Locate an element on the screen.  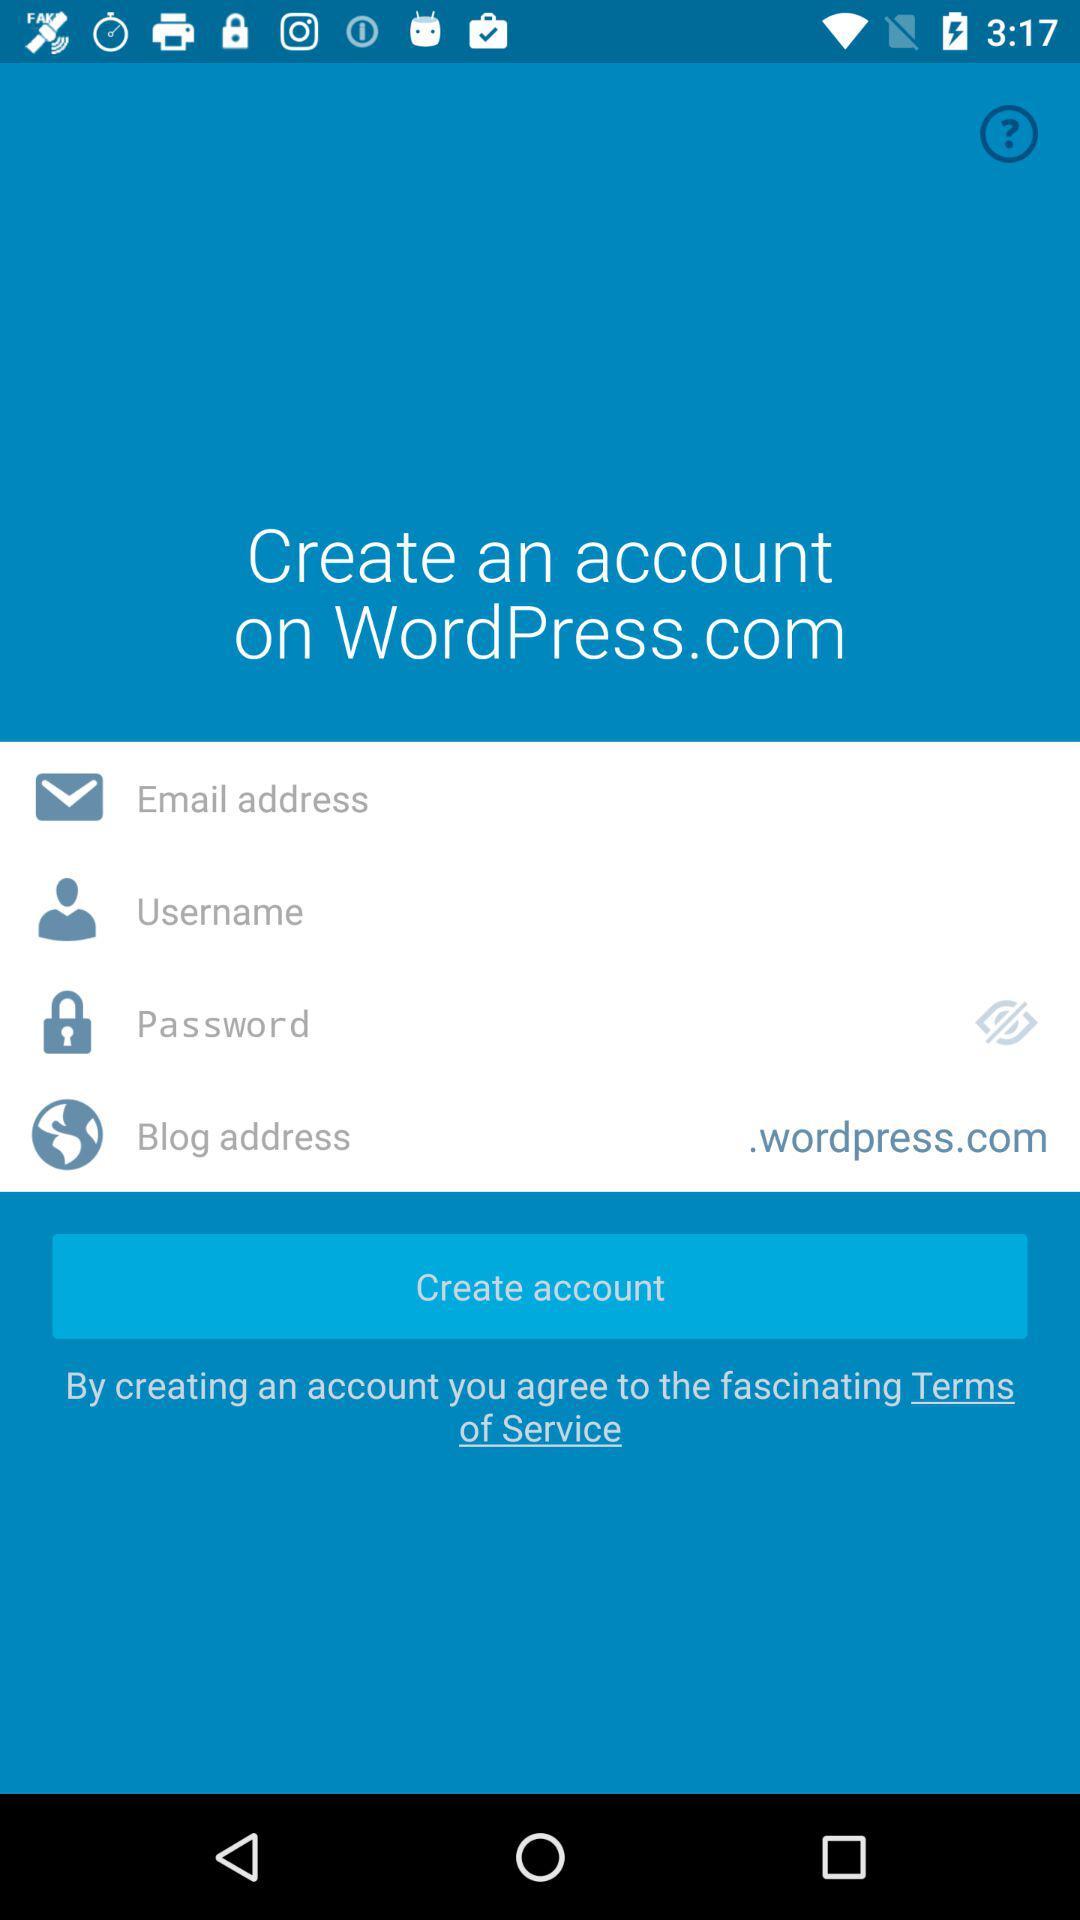
the lock icon is located at coordinates (67, 1022).